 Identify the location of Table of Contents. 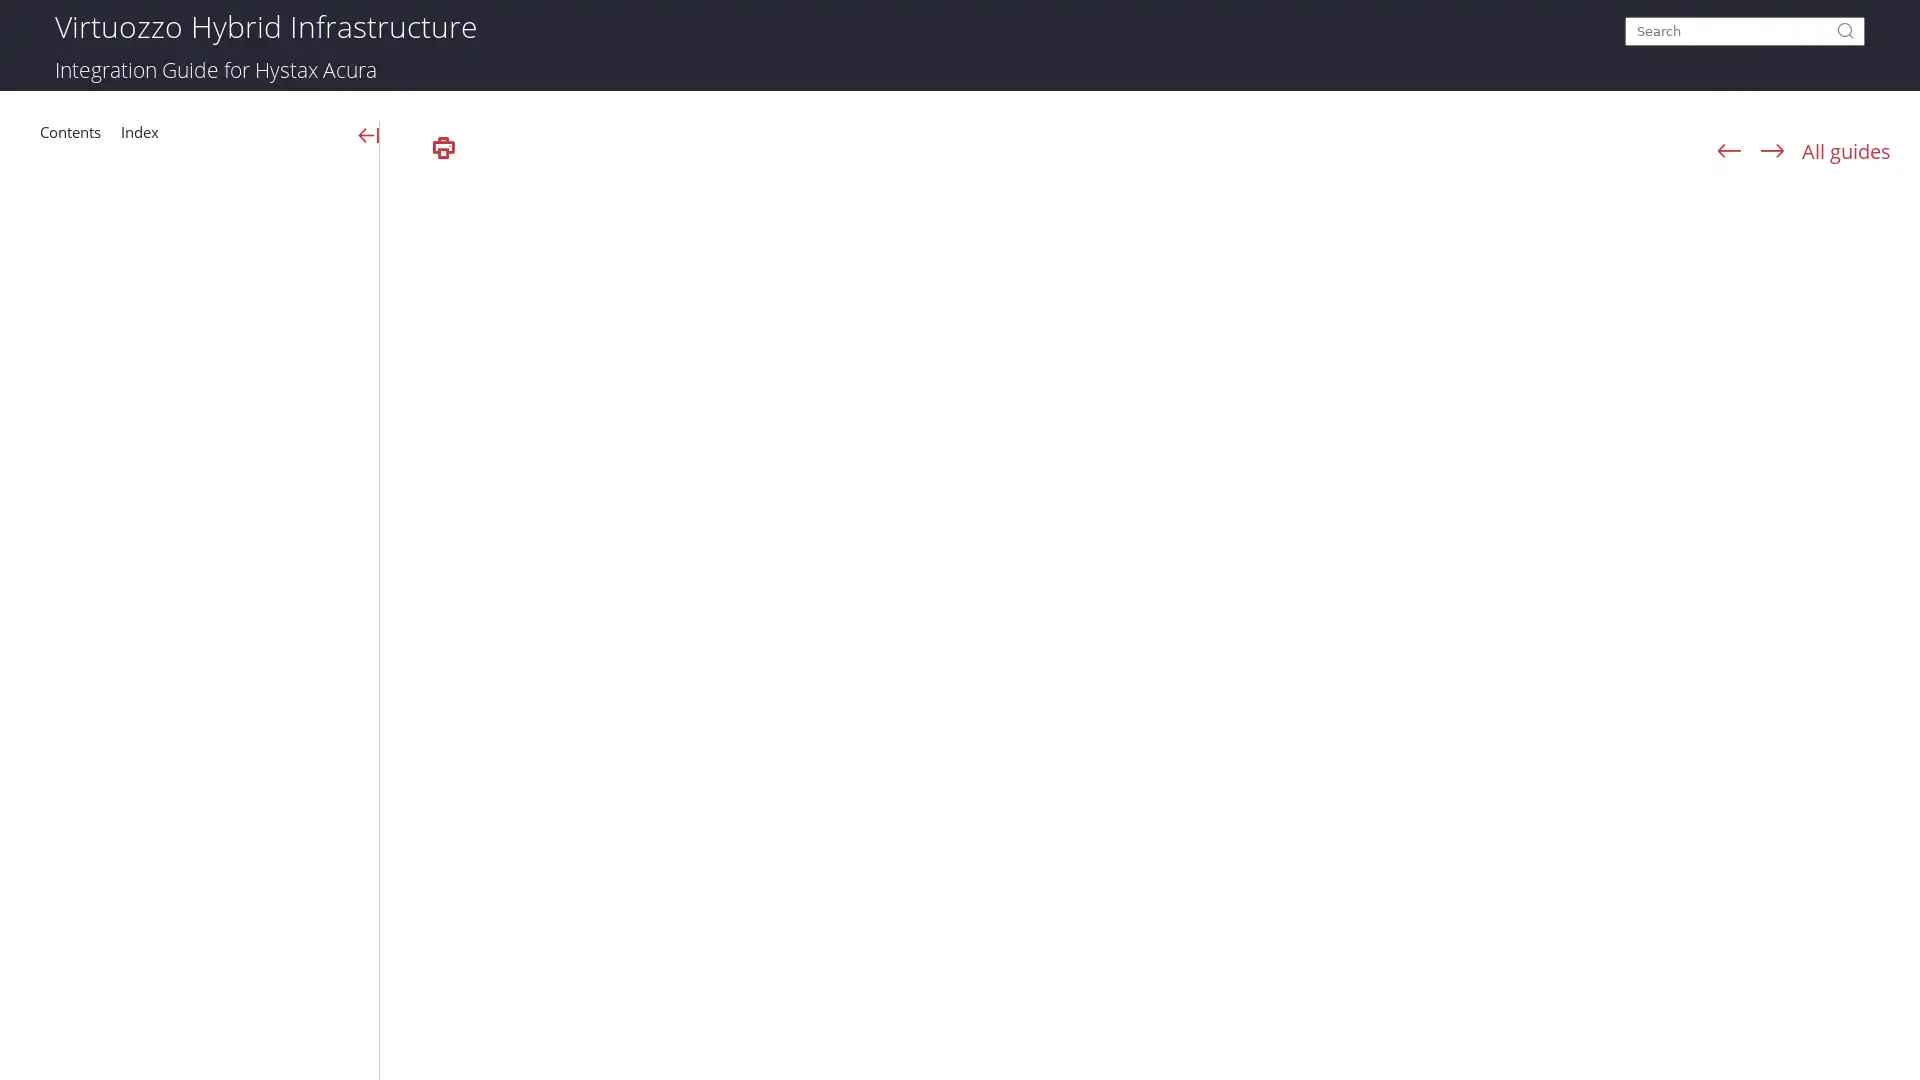
(94, 137).